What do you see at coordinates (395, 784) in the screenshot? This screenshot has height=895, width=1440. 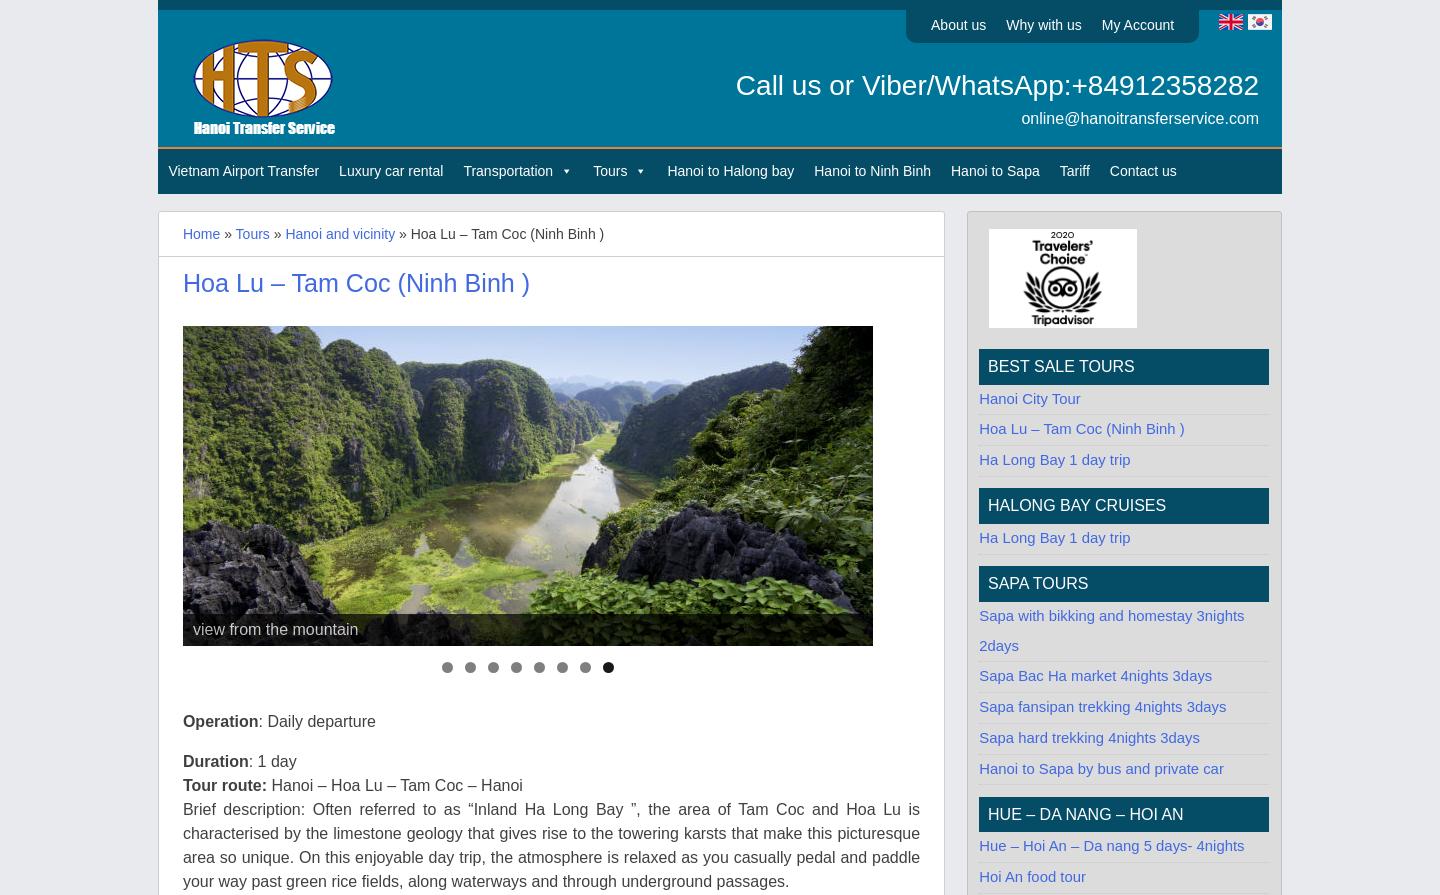 I see `'Hanoi – Hoa Lu – Tam Coc – Hanoi'` at bounding box center [395, 784].